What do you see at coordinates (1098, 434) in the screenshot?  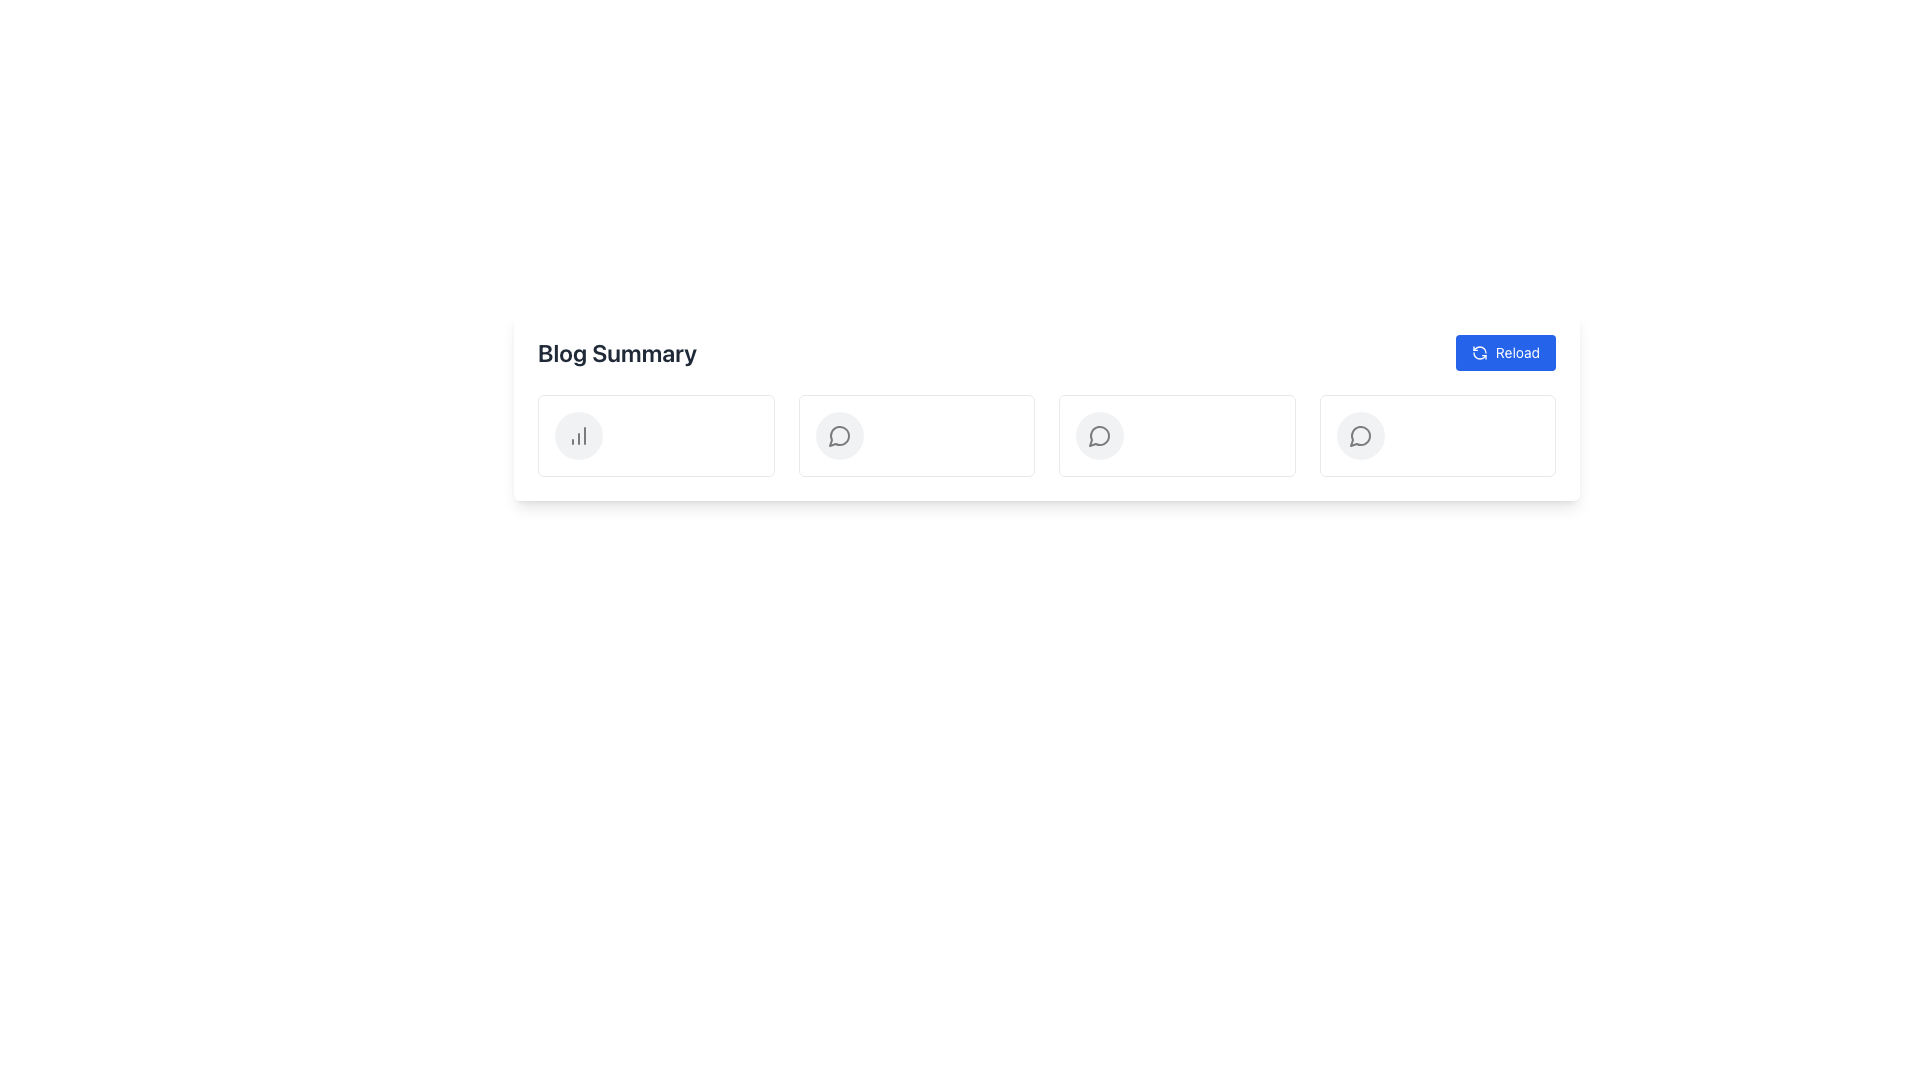 I see `the fourth circular icon related to messaging or comments` at bounding box center [1098, 434].